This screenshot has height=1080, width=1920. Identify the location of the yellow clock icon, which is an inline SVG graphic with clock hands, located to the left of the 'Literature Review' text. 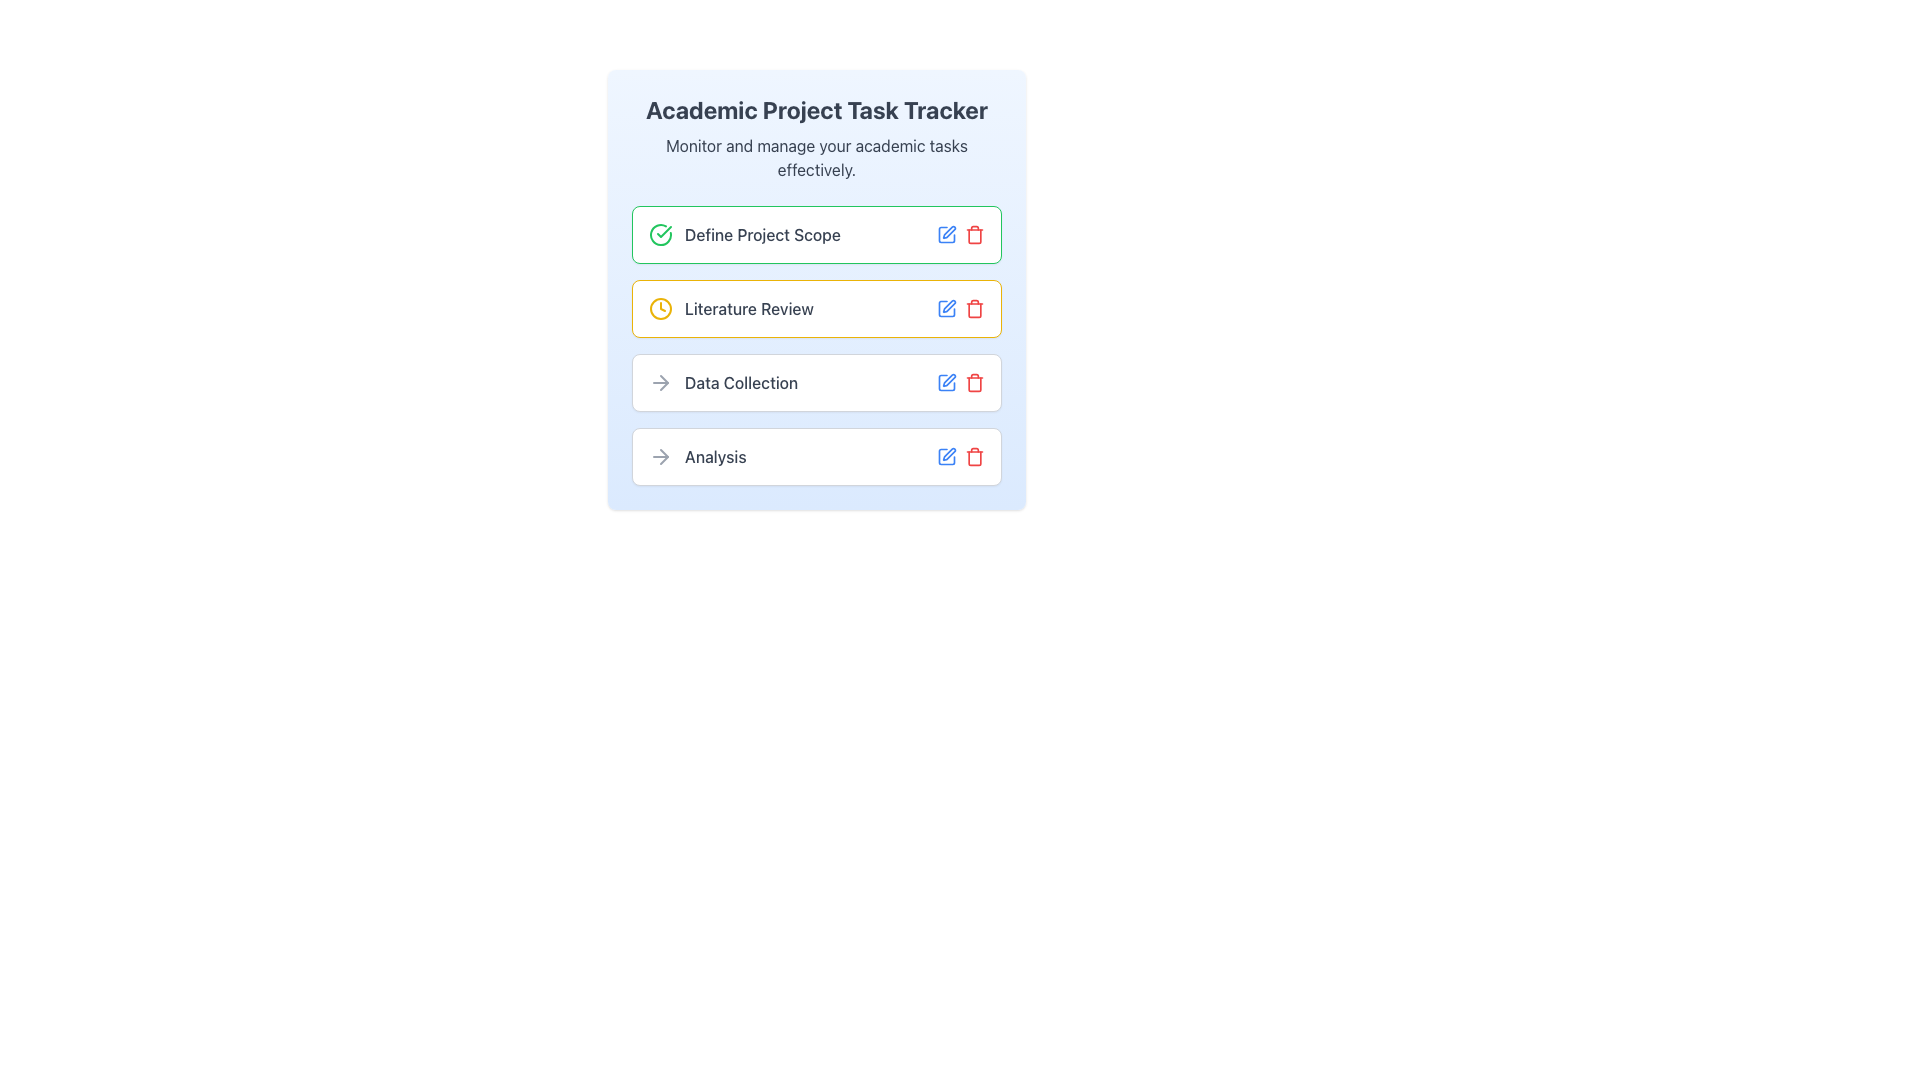
(661, 308).